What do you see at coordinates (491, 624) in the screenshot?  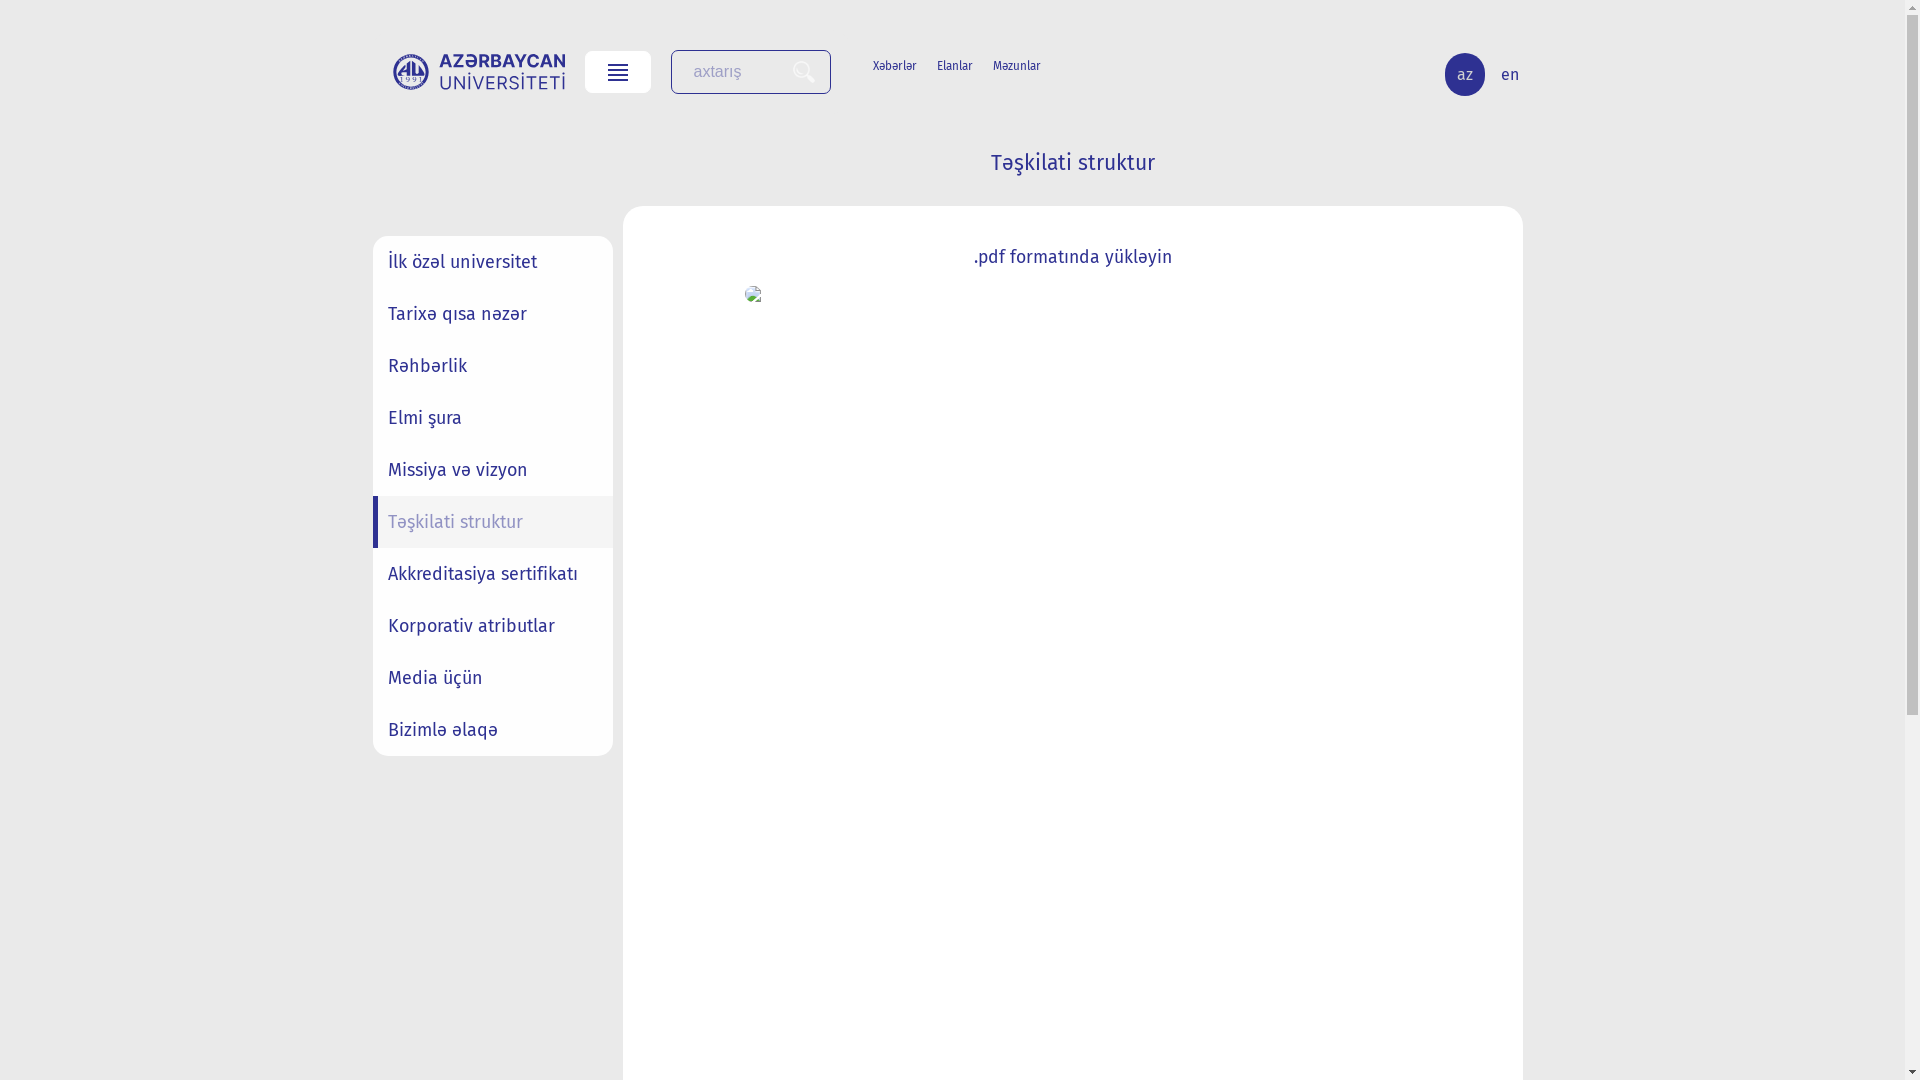 I see `'Korporativ atributlar'` at bounding box center [491, 624].